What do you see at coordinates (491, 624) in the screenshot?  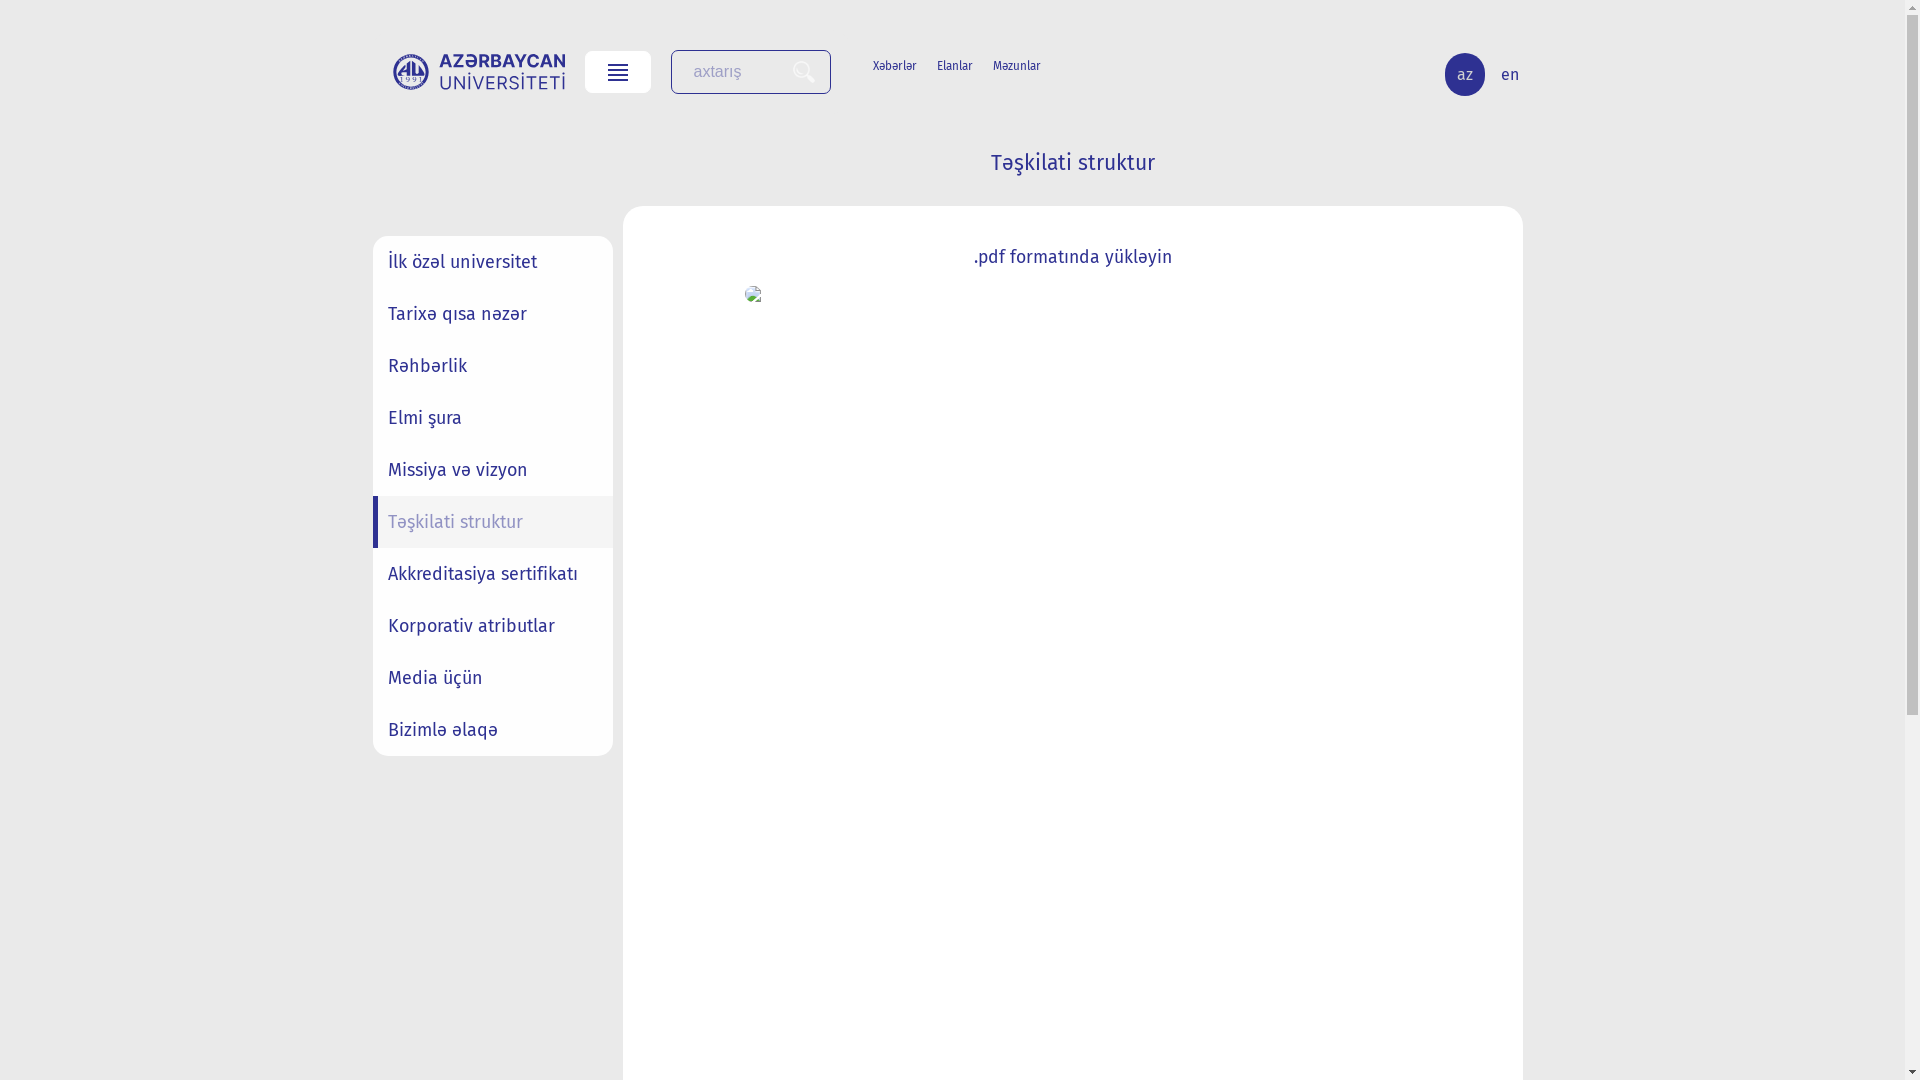 I see `'Korporativ atributlar'` at bounding box center [491, 624].